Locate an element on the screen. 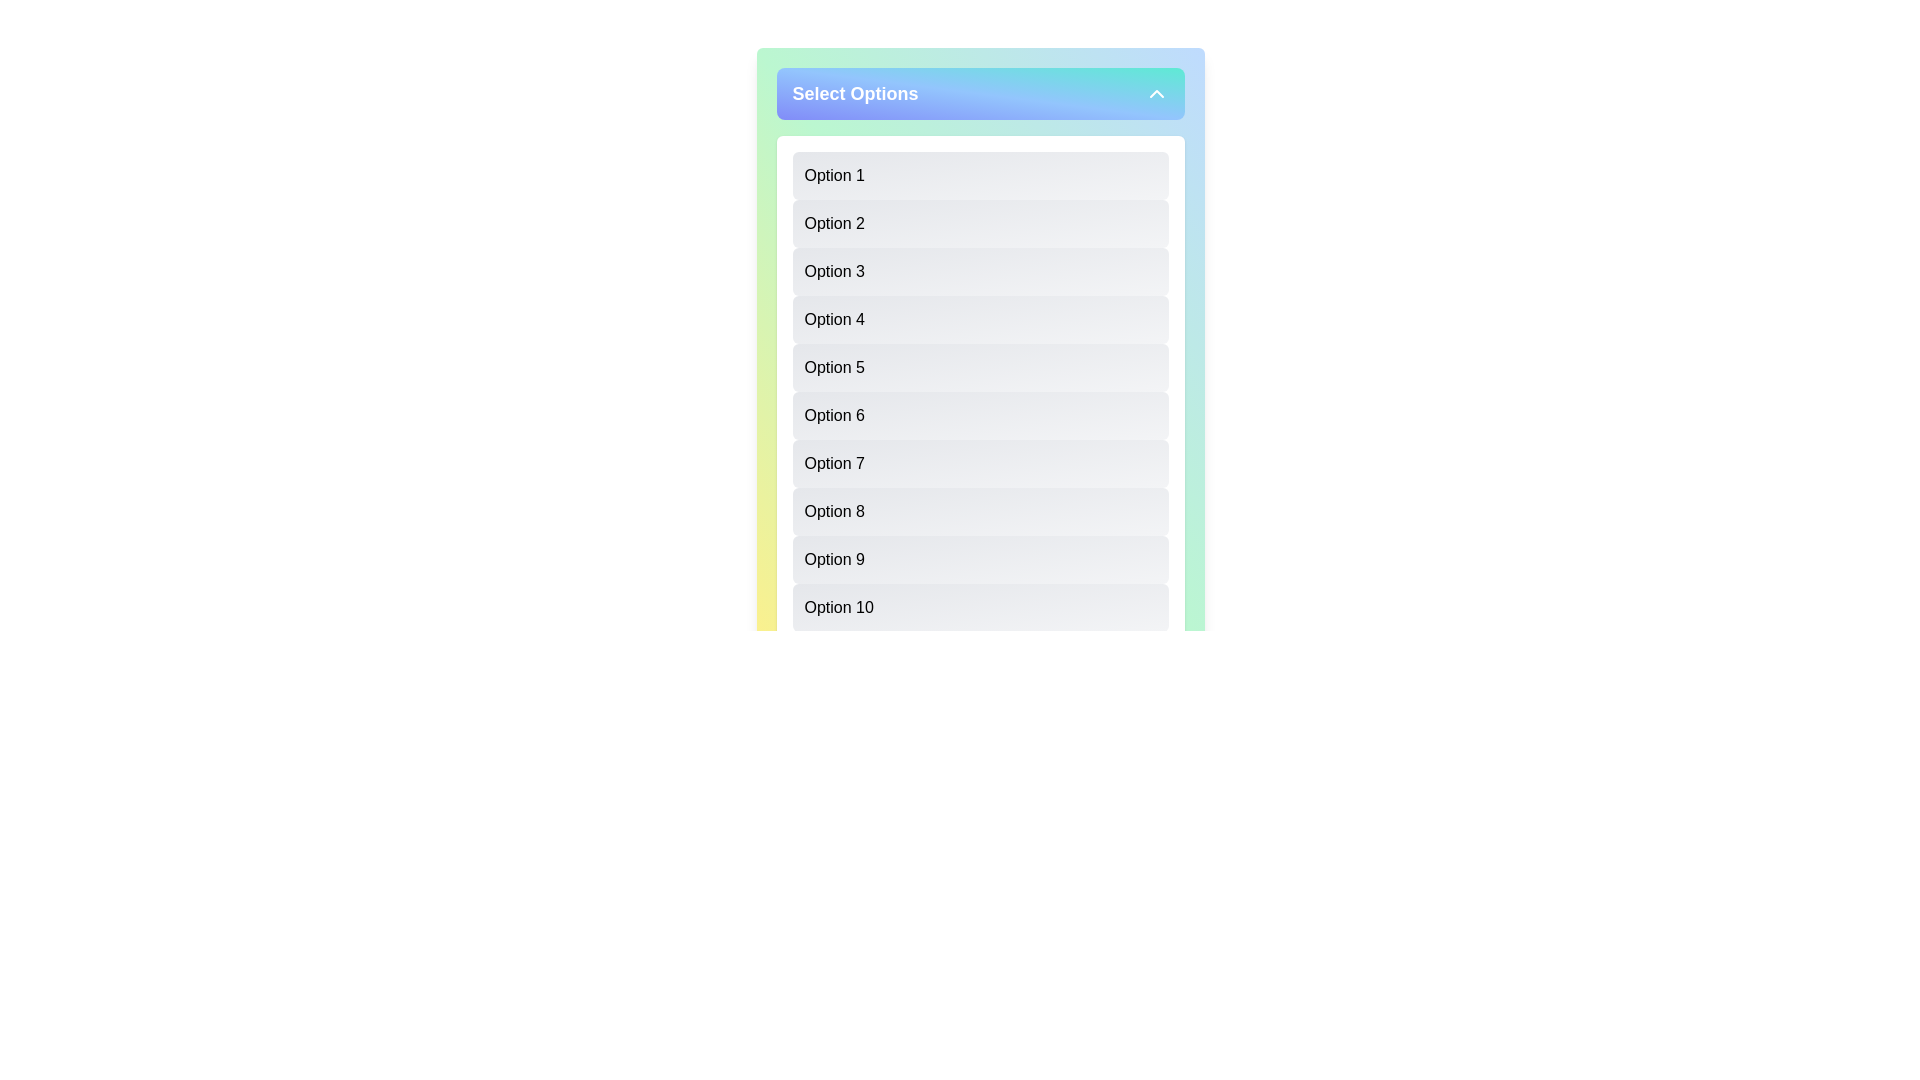 This screenshot has height=1080, width=1920. the fifth selectable option label in the list under the 'Select Options' dropdown menu is located at coordinates (834, 367).